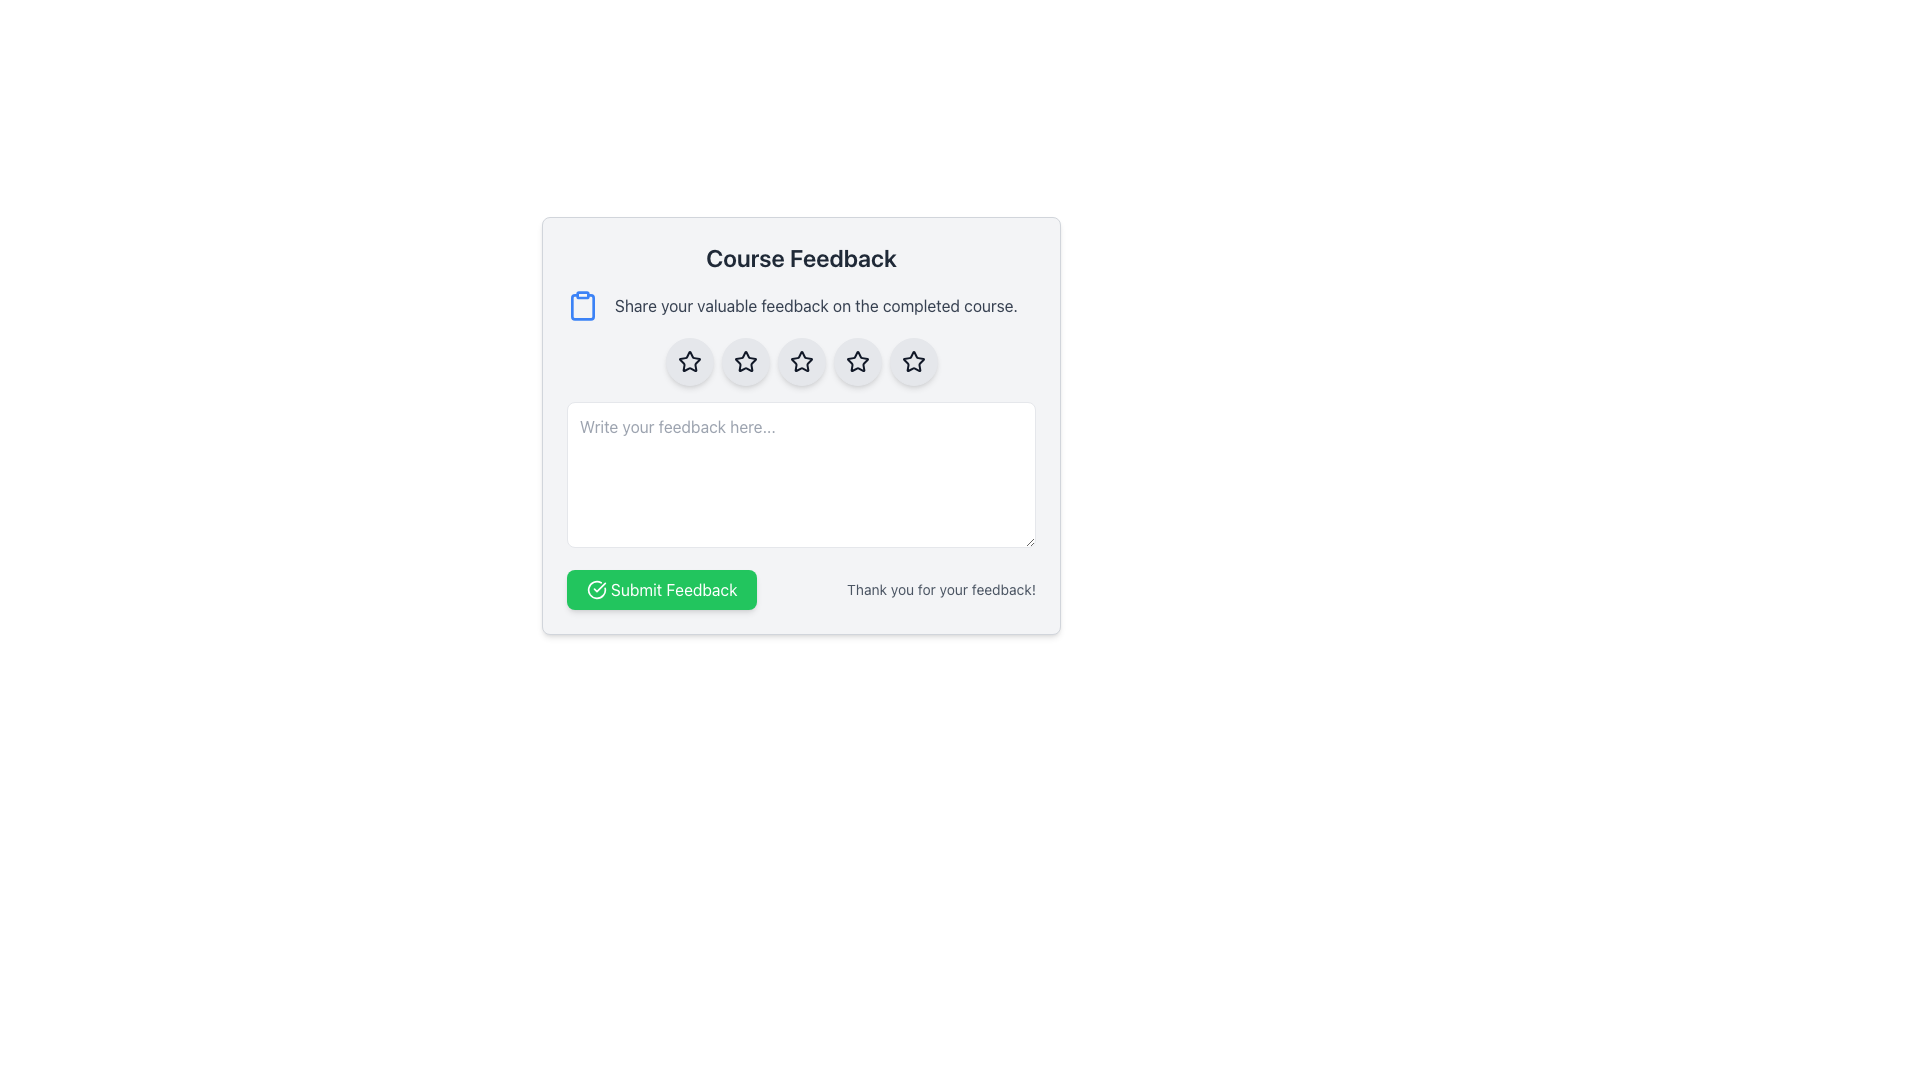 The width and height of the screenshot is (1920, 1080). Describe the element at coordinates (912, 362) in the screenshot. I see `the fourth hollow star icon in the rating component to provide a rating` at that location.